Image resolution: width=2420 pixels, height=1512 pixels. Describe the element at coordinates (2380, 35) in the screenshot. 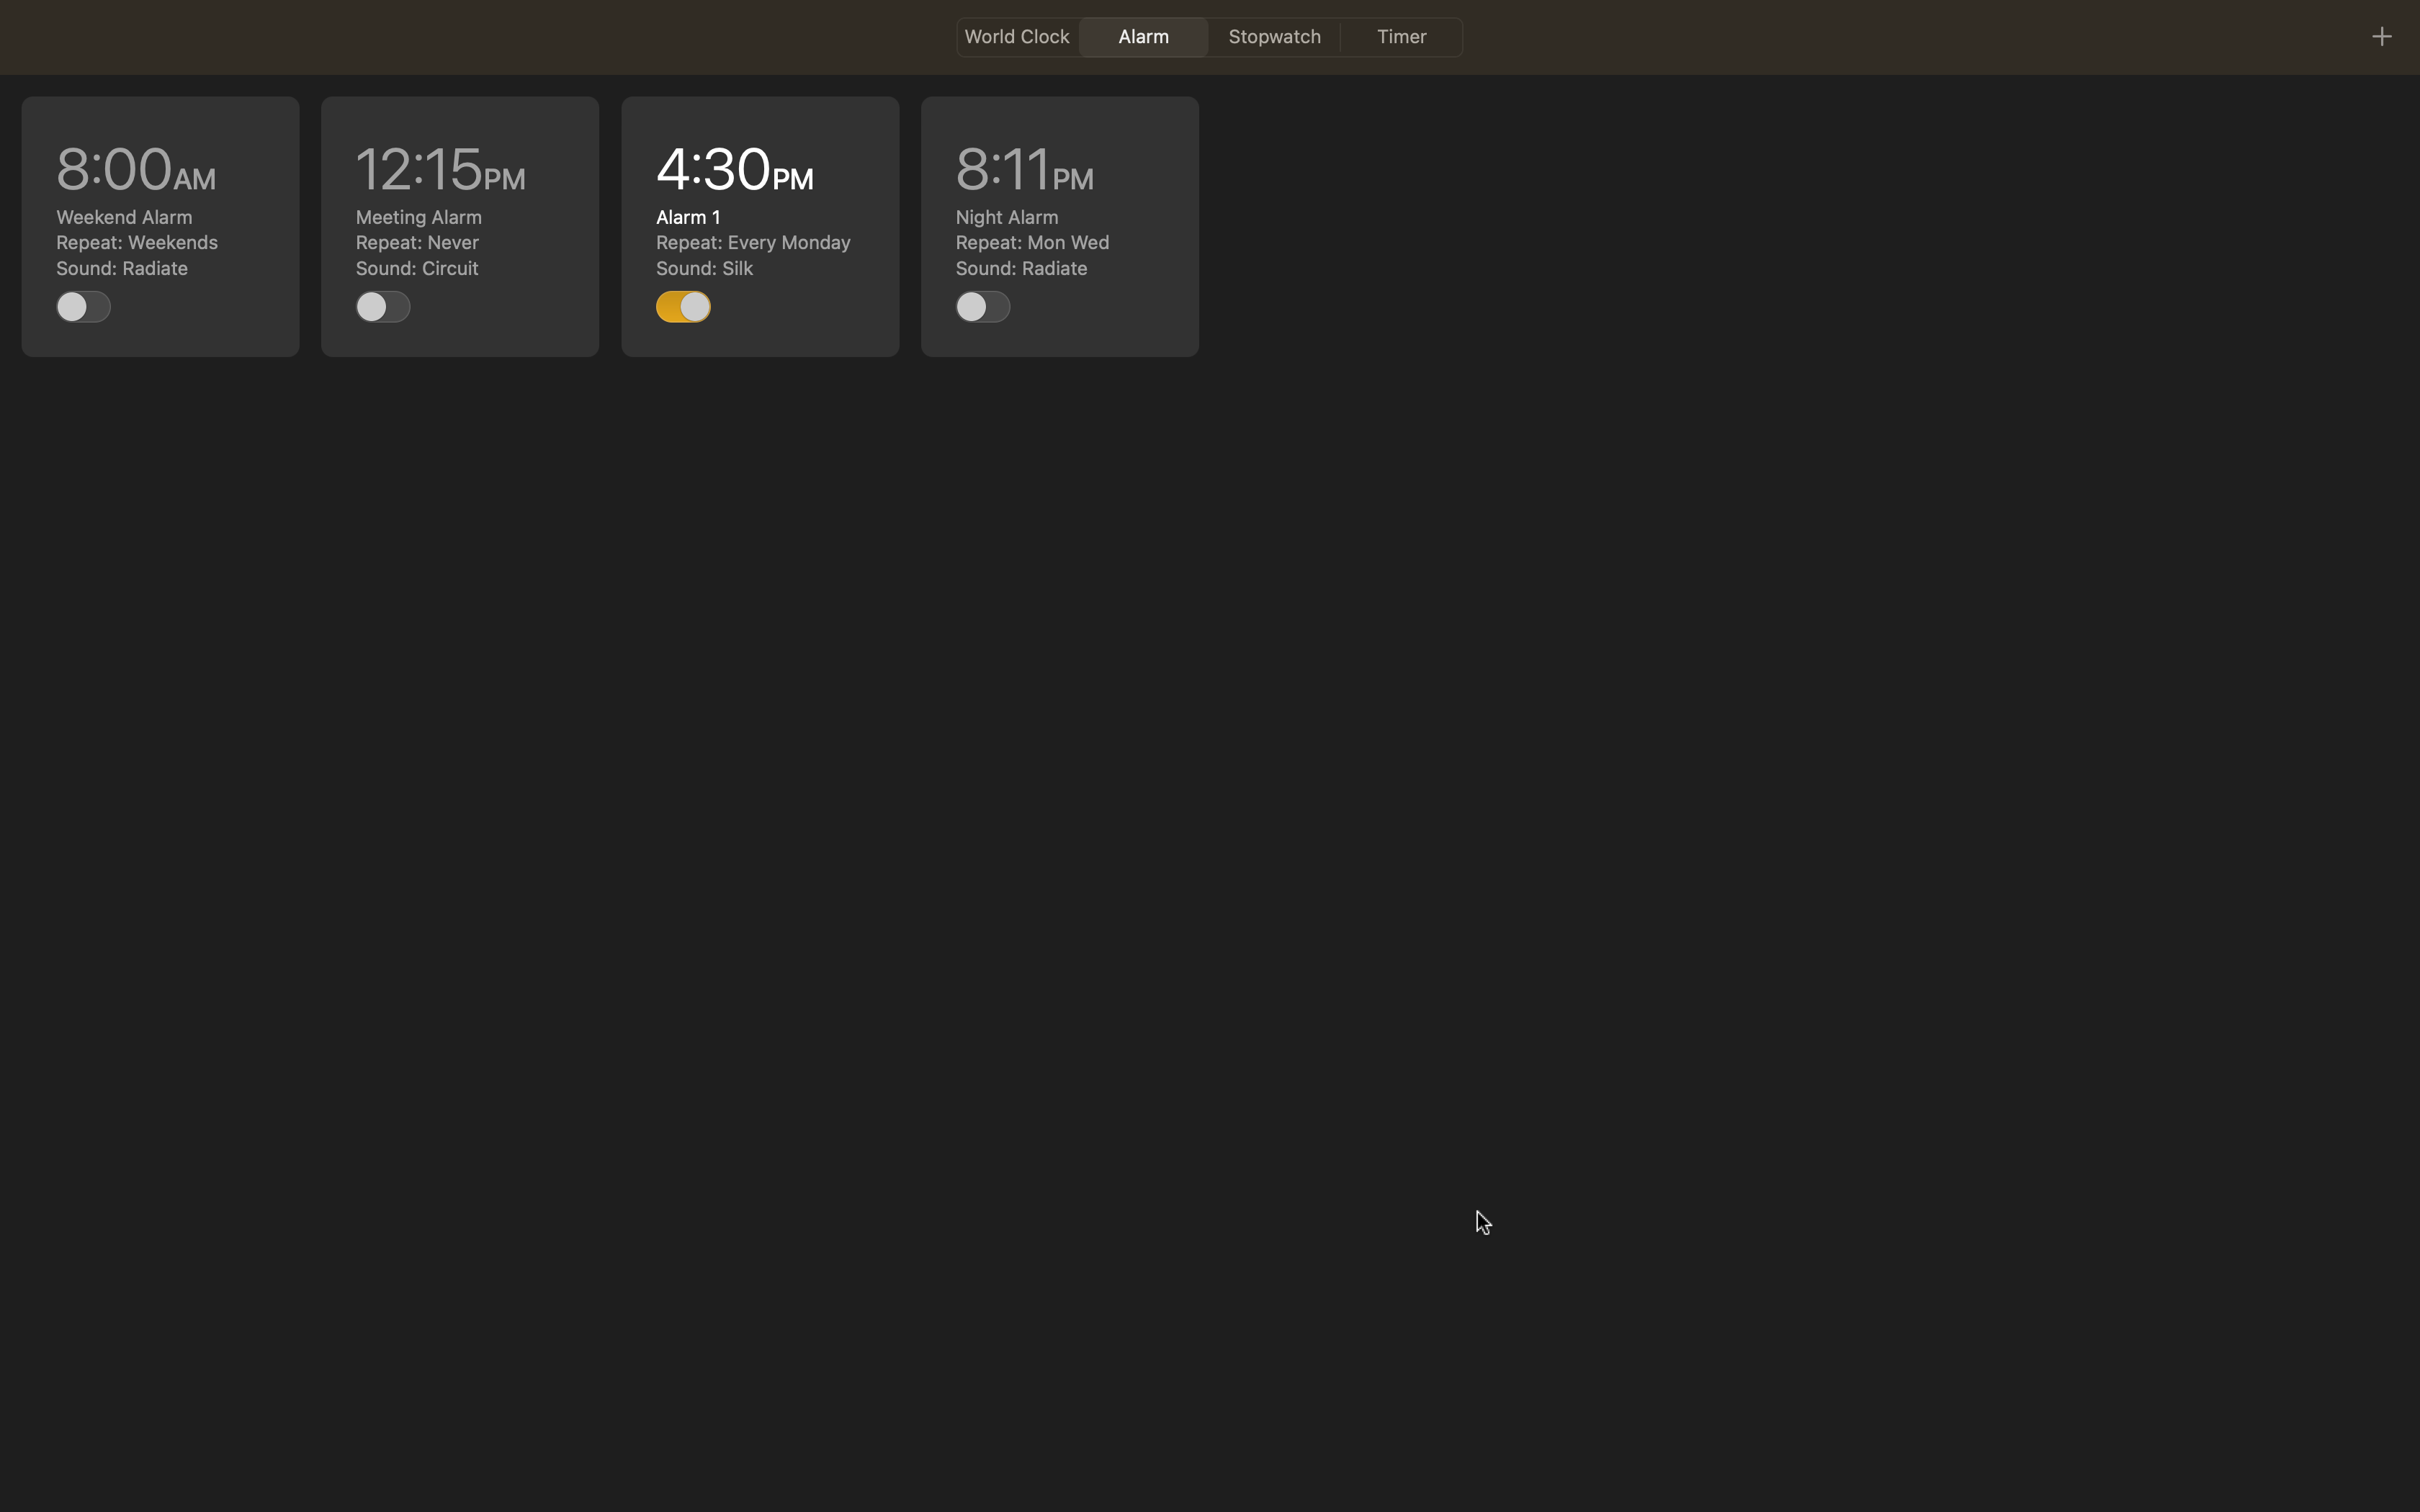

I see `the "add" button to set a new reminder` at that location.